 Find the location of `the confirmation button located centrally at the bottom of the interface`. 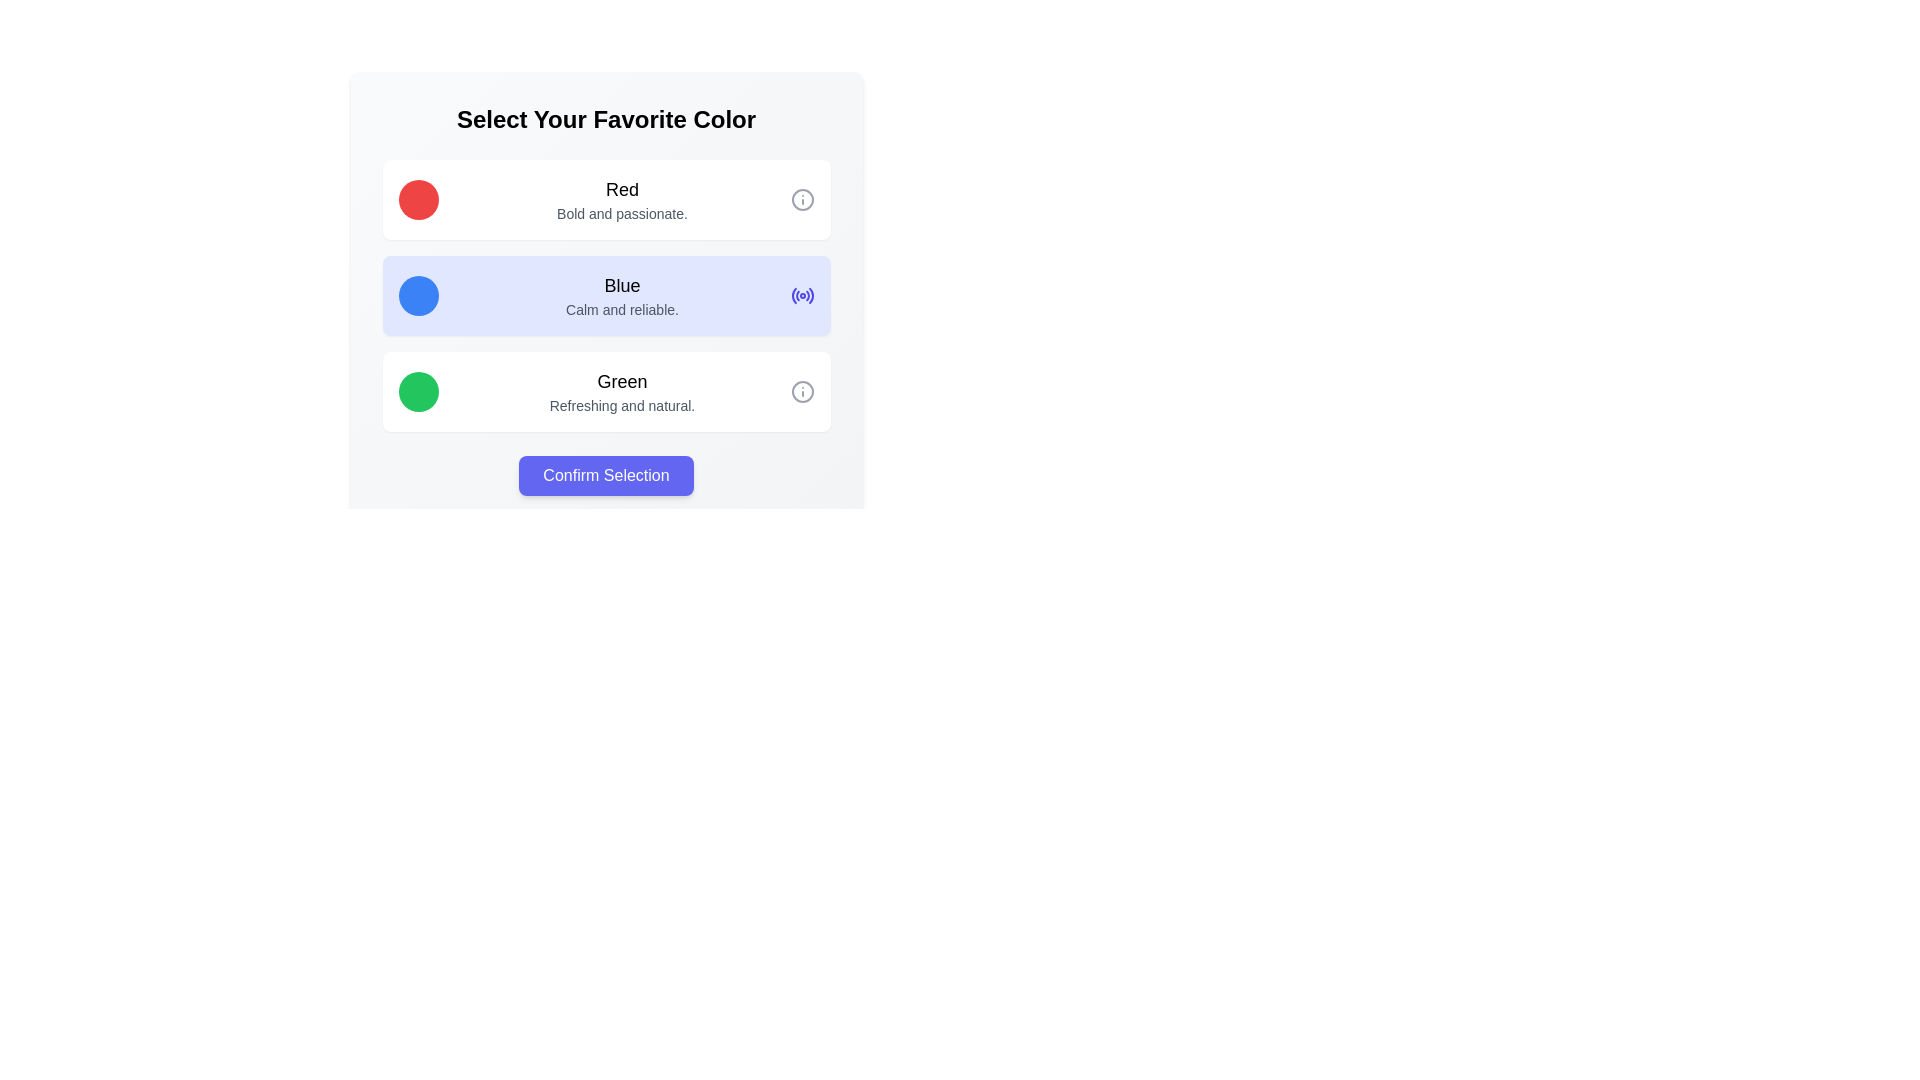

the confirmation button located centrally at the bottom of the interface is located at coordinates (605, 475).